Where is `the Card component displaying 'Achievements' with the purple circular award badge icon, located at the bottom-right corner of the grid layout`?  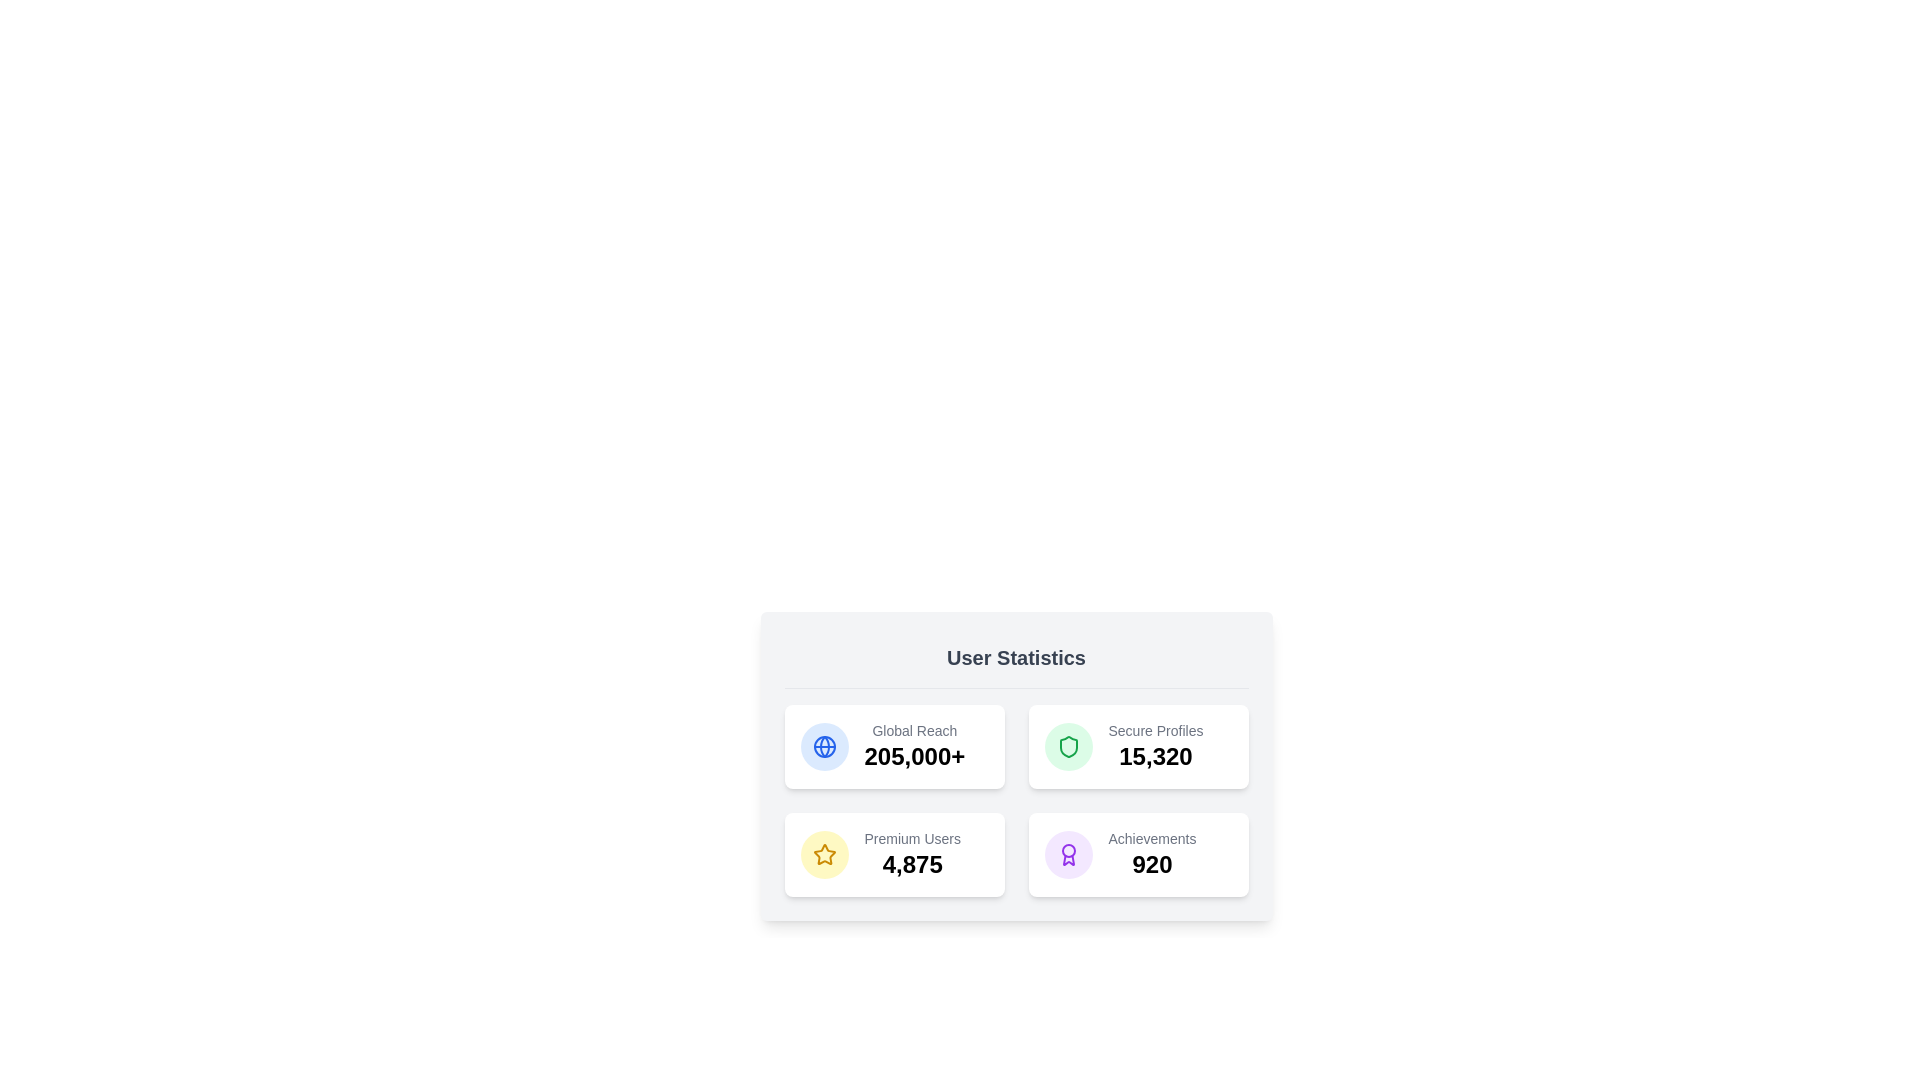
the Card component displaying 'Achievements' with the purple circular award badge icon, located at the bottom-right corner of the grid layout is located at coordinates (1138, 855).